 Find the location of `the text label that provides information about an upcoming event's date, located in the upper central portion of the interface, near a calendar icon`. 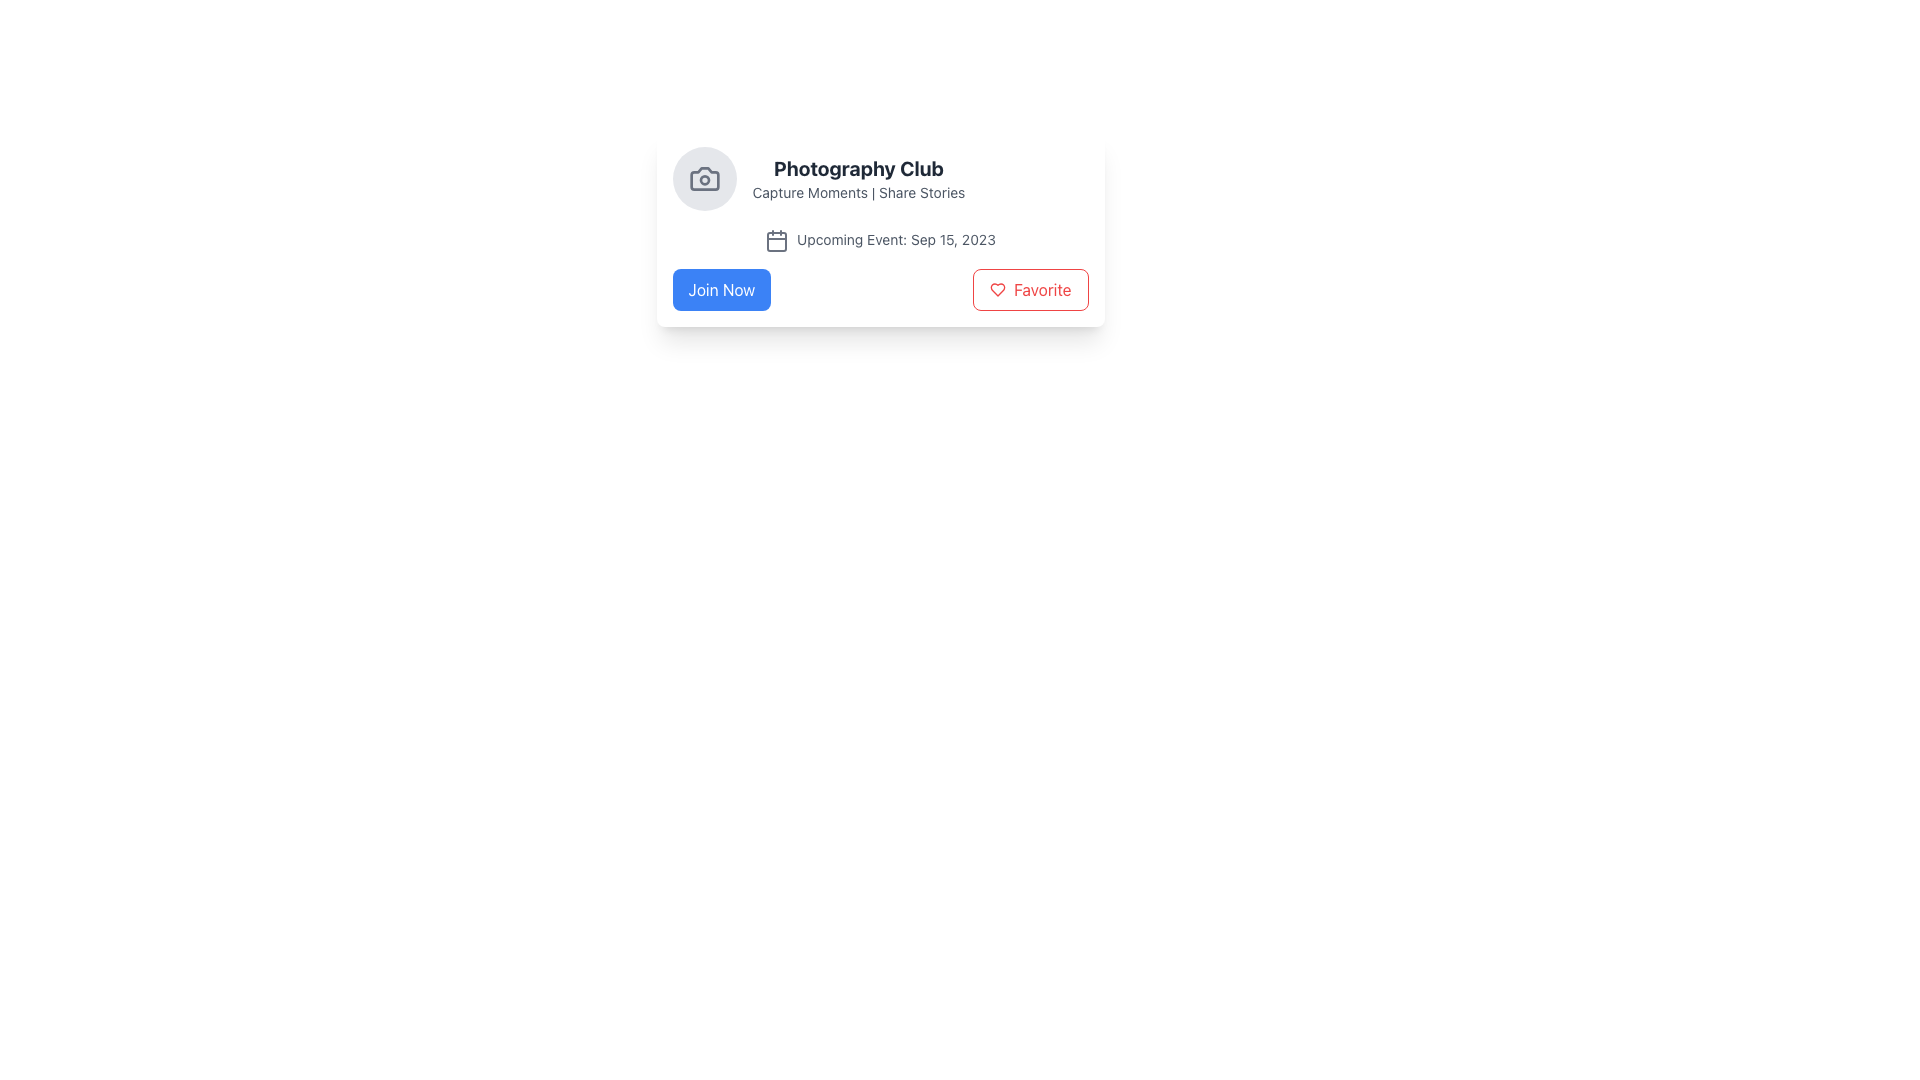

the text label that provides information about an upcoming event's date, located in the upper central portion of the interface, near a calendar icon is located at coordinates (895, 238).